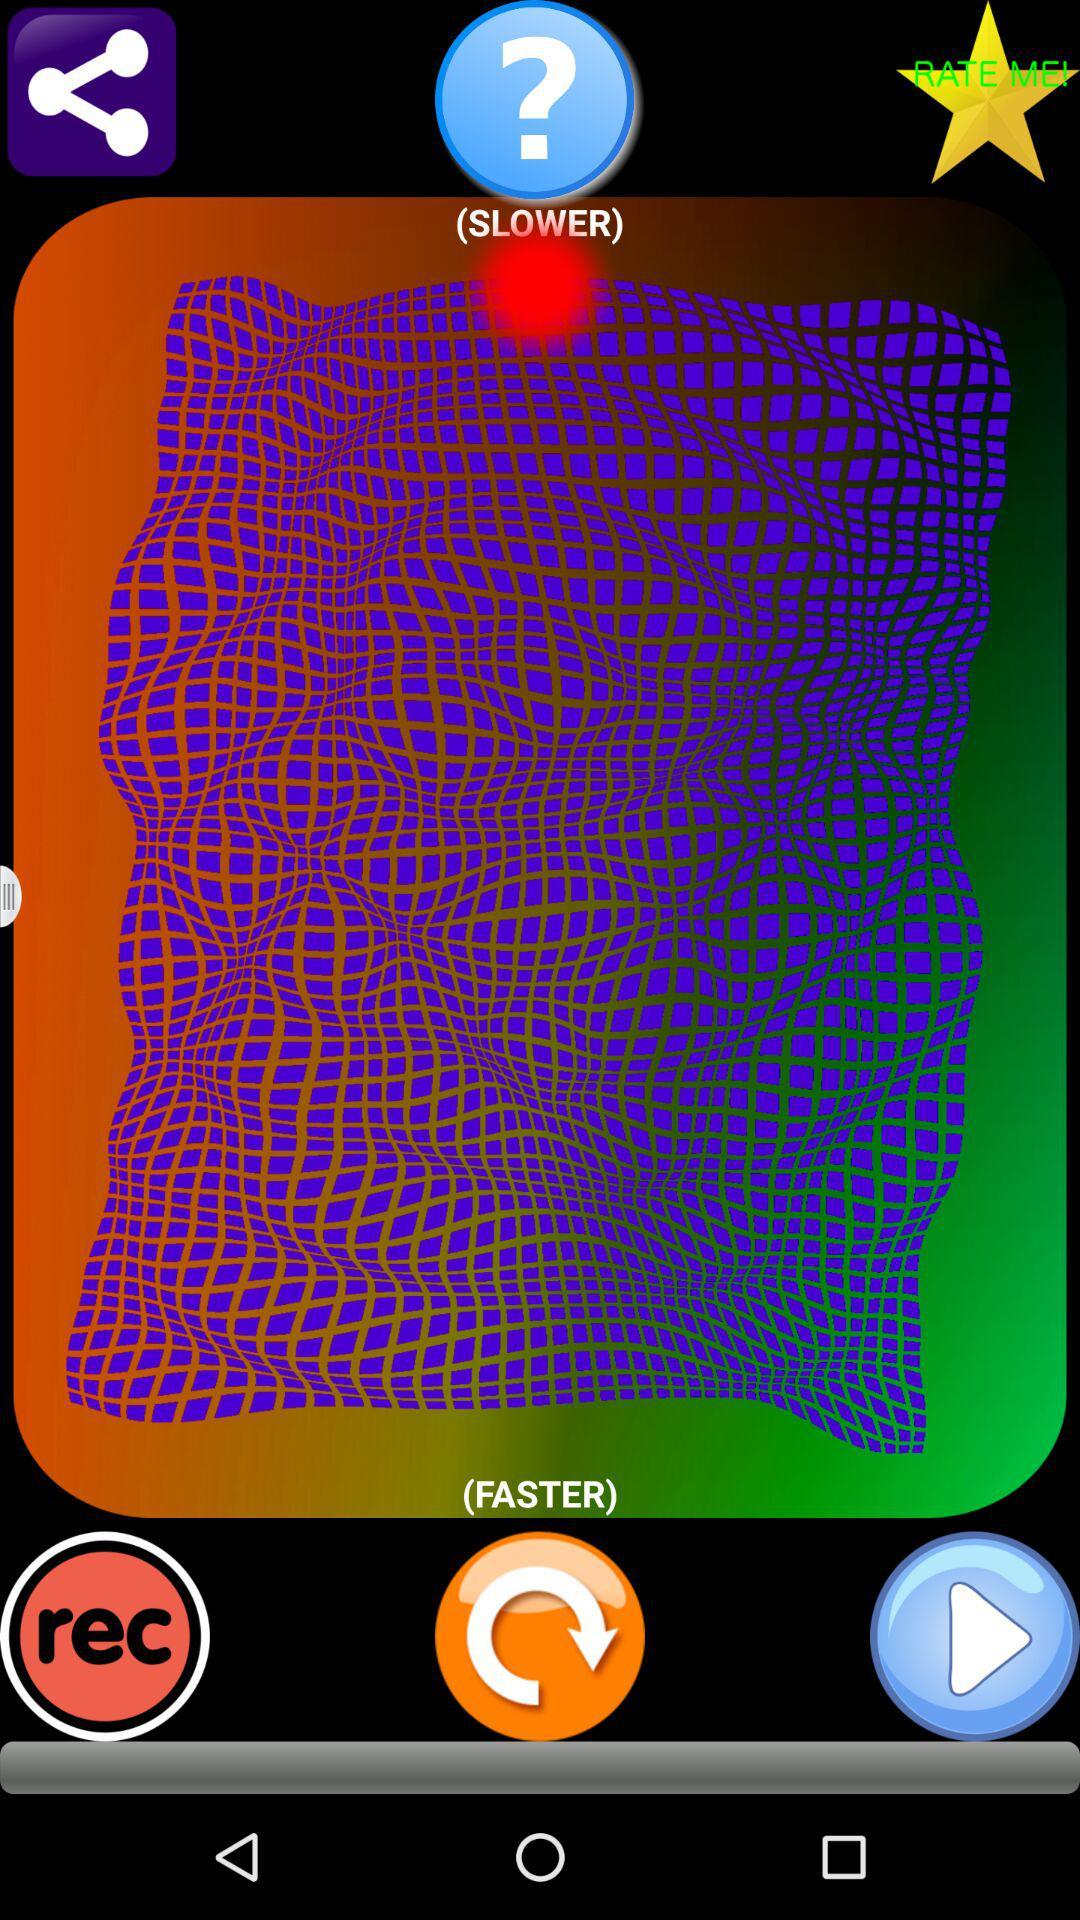 The height and width of the screenshot is (1920, 1080). What do you see at coordinates (540, 104) in the screenshot?
I see `help button` at bounding box center [540, 104].